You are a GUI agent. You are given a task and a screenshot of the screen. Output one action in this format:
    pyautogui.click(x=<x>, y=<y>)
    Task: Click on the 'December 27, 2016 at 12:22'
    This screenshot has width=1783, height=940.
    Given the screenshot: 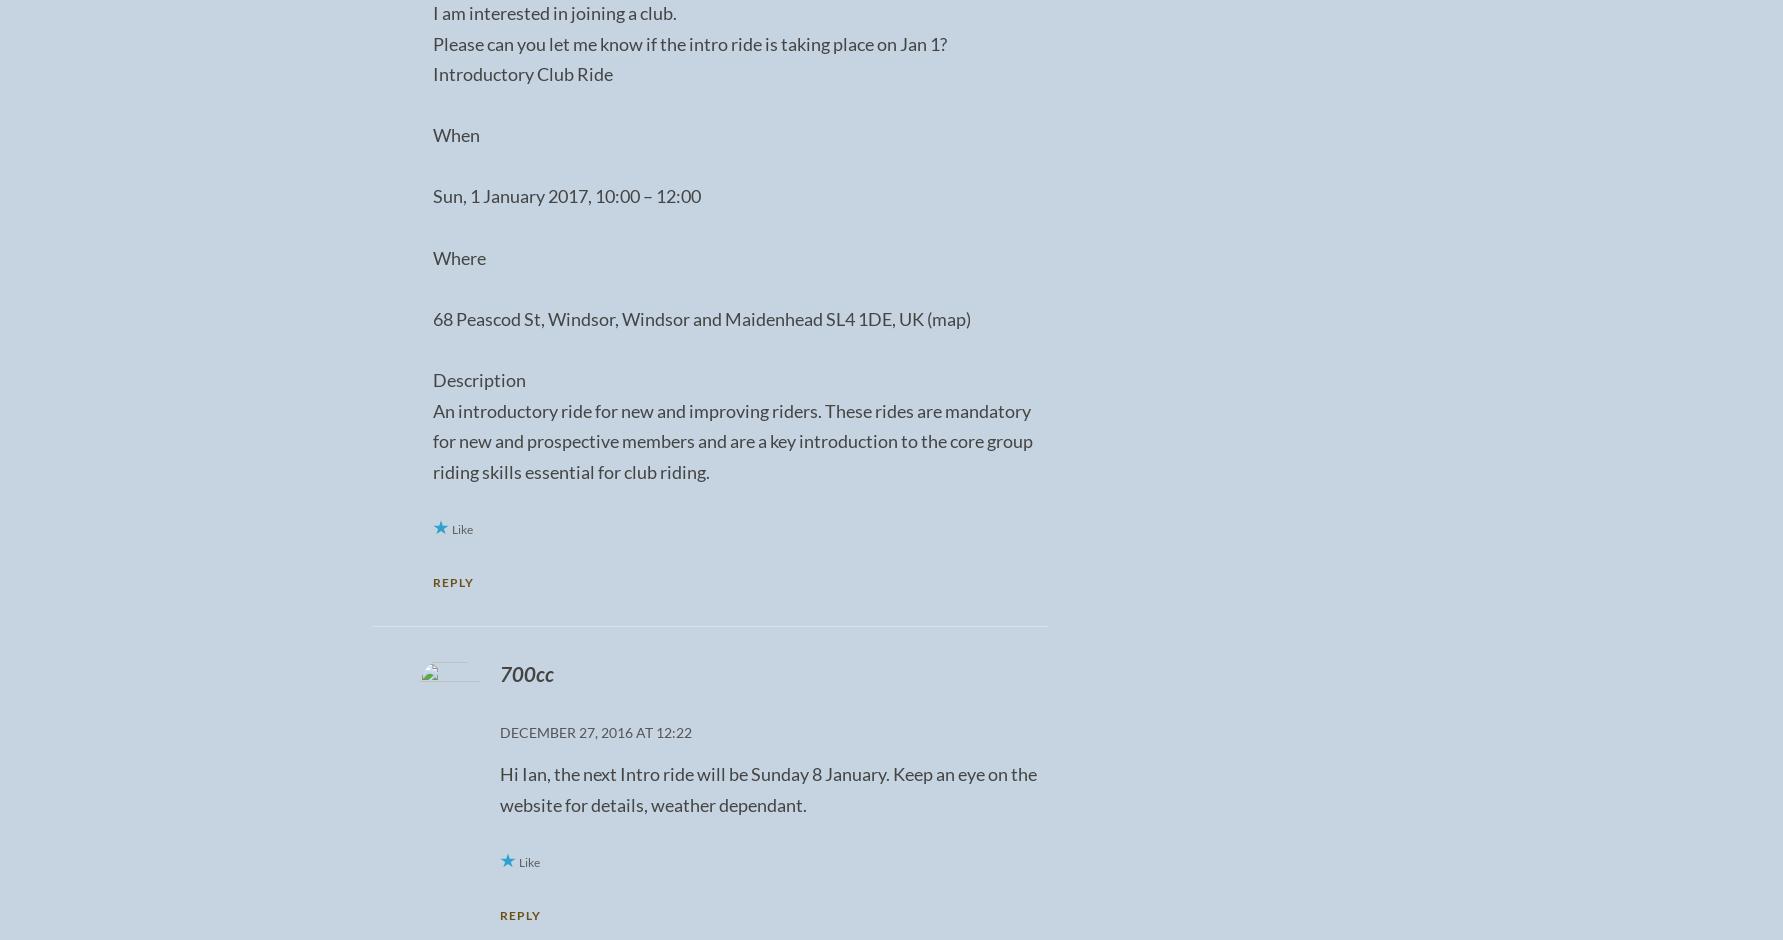 What is the action you would take?
    pyautogui.click(x=596, y=732)
    